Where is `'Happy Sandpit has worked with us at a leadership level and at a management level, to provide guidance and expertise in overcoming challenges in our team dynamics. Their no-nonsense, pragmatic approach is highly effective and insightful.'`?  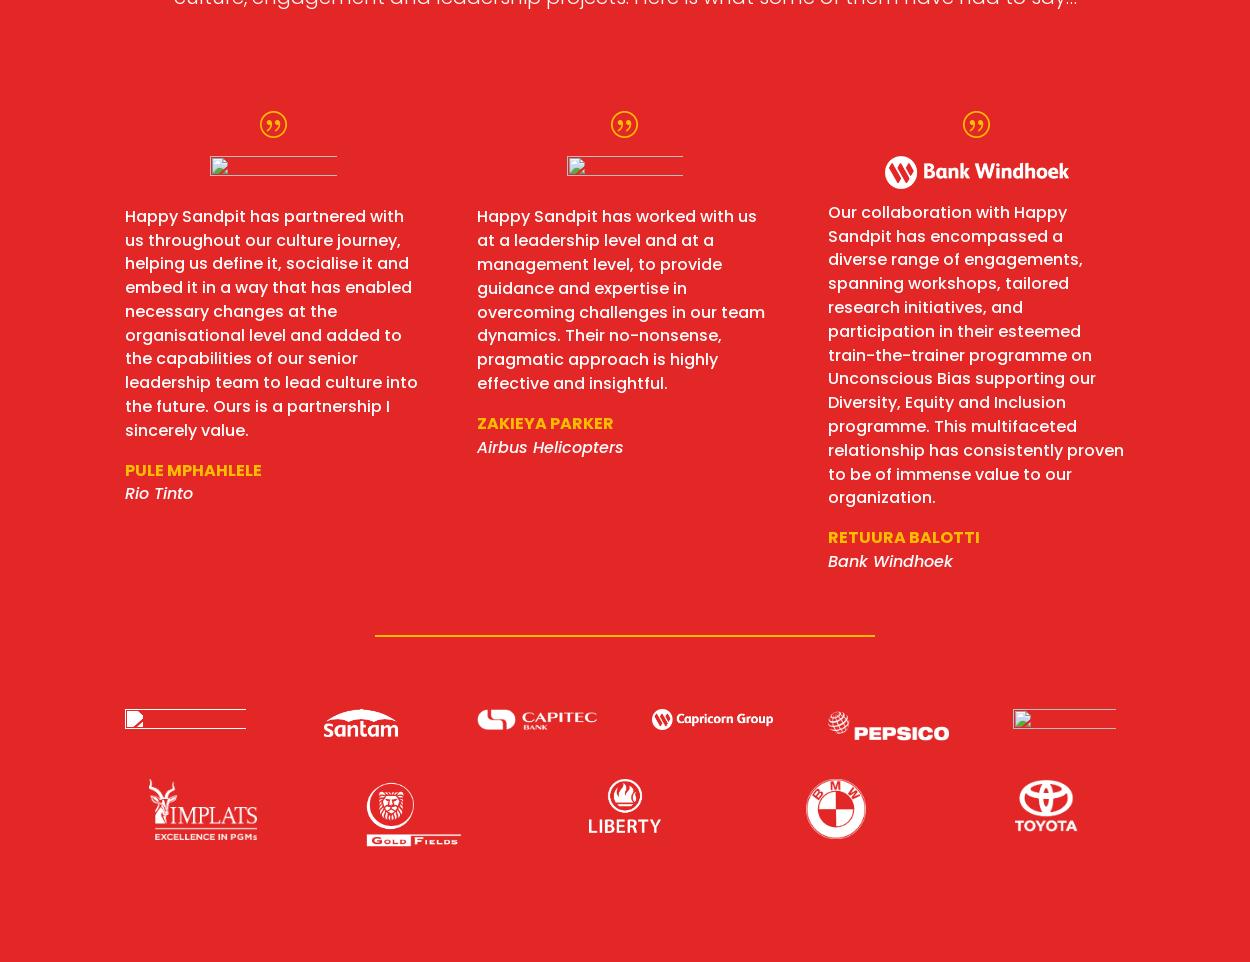 'Happy Sandpit has worked with us at a leadership level and at a management level, to provide guidance and expertise in overcoming challenges in our team dynamics. Their no-nonsense, pragmatic approach is highly effective and insightful.' is located at coordinates (475, 298).